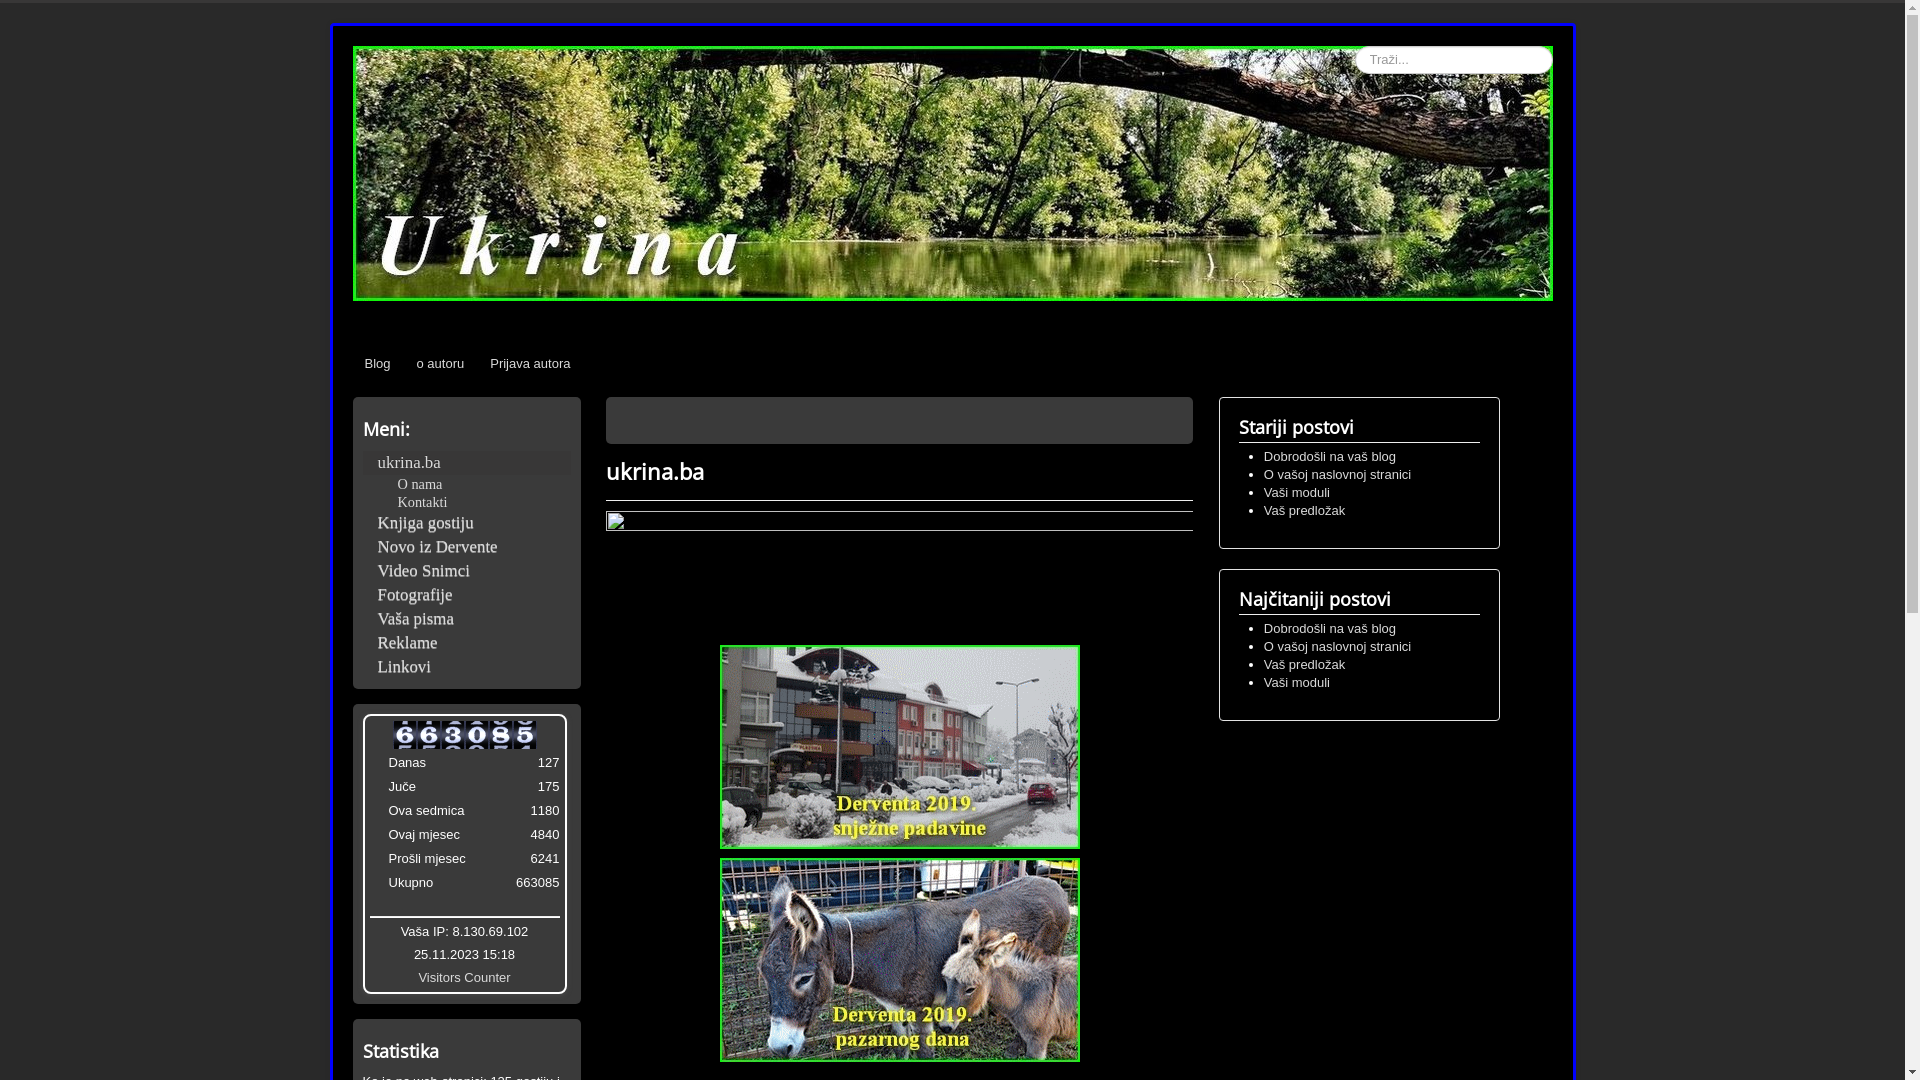 The image size is (1920, 1080). Describe the element at coordinates (377, 837) in the screenshot. I see `'2023-11-01'` at that location.